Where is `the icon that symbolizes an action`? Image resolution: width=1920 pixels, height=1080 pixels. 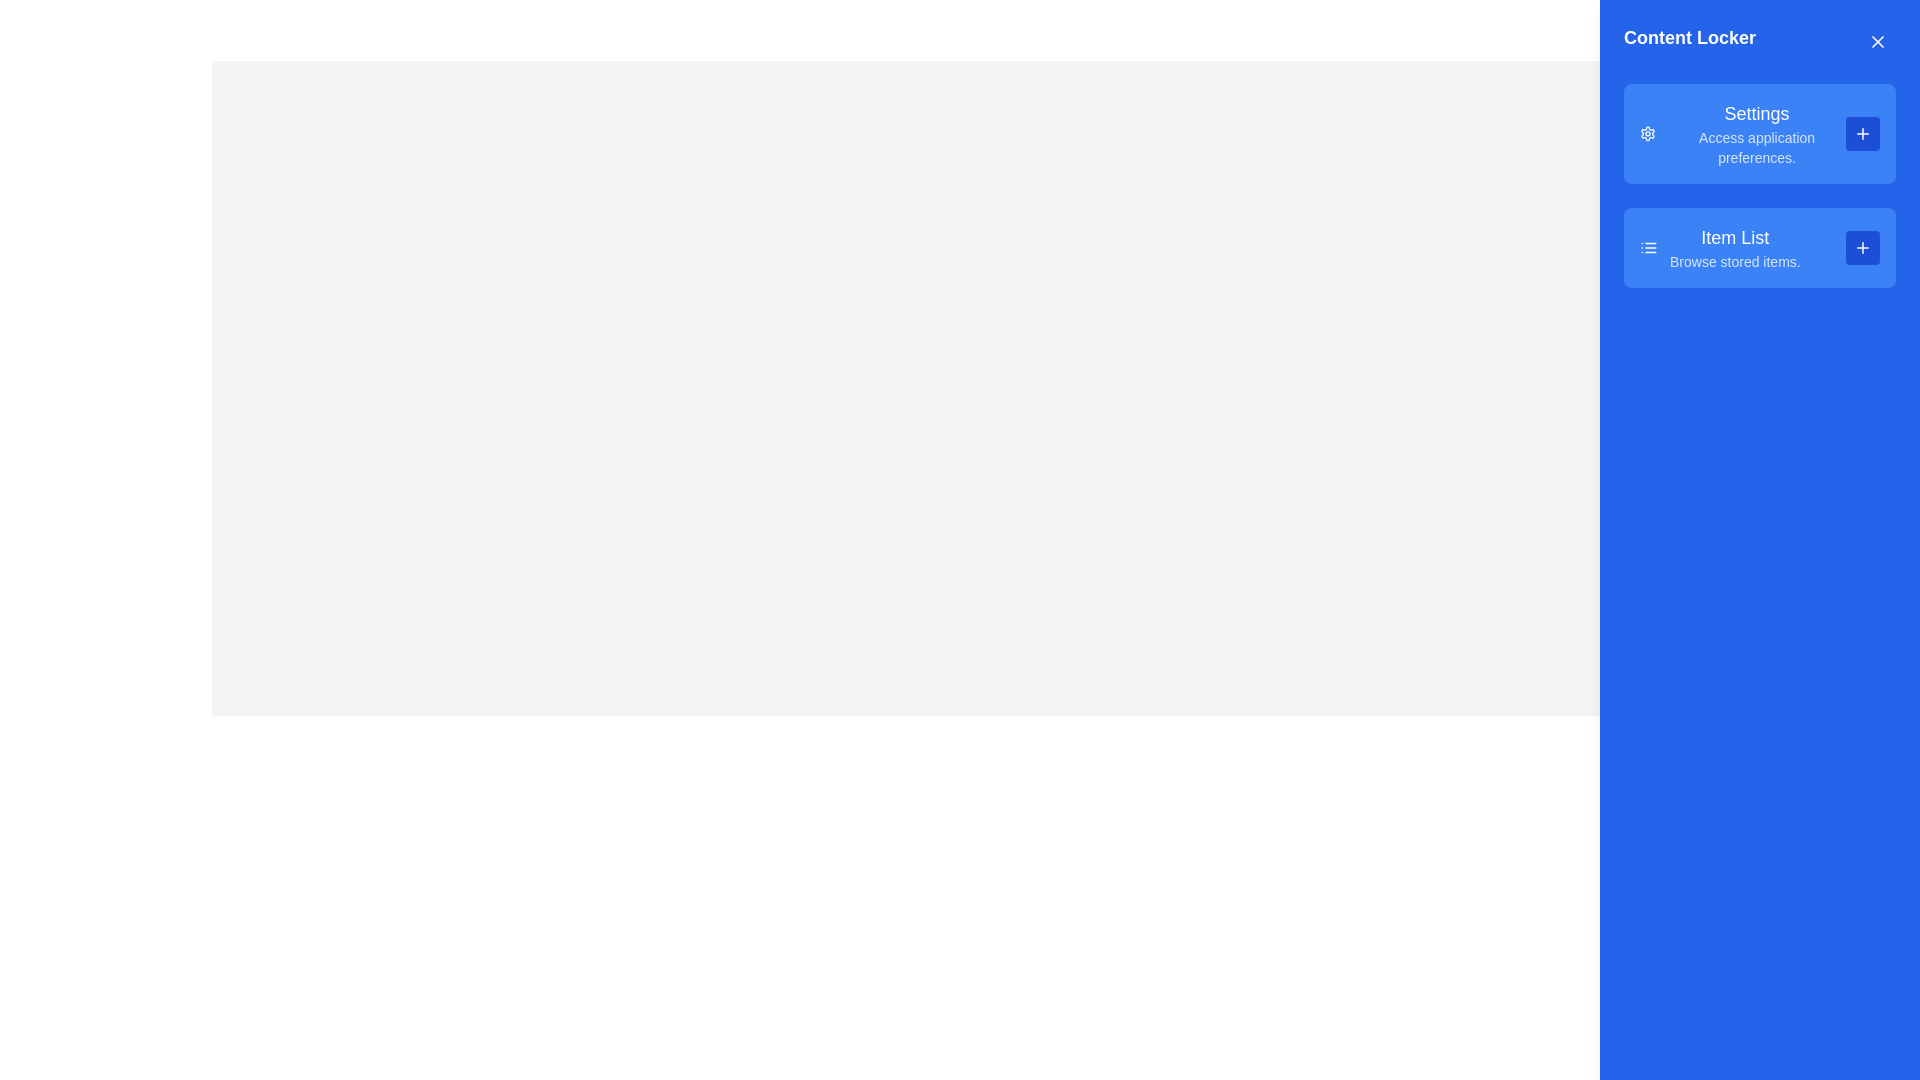
the icon that symbolizes an action is located at coordinates (1861, 246).